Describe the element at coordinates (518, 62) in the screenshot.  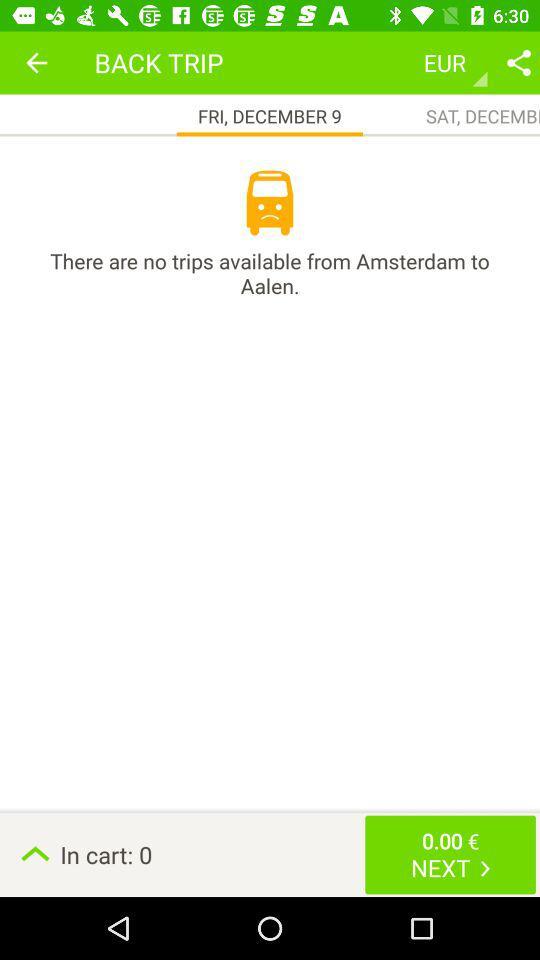
I see `open share button` at that location.